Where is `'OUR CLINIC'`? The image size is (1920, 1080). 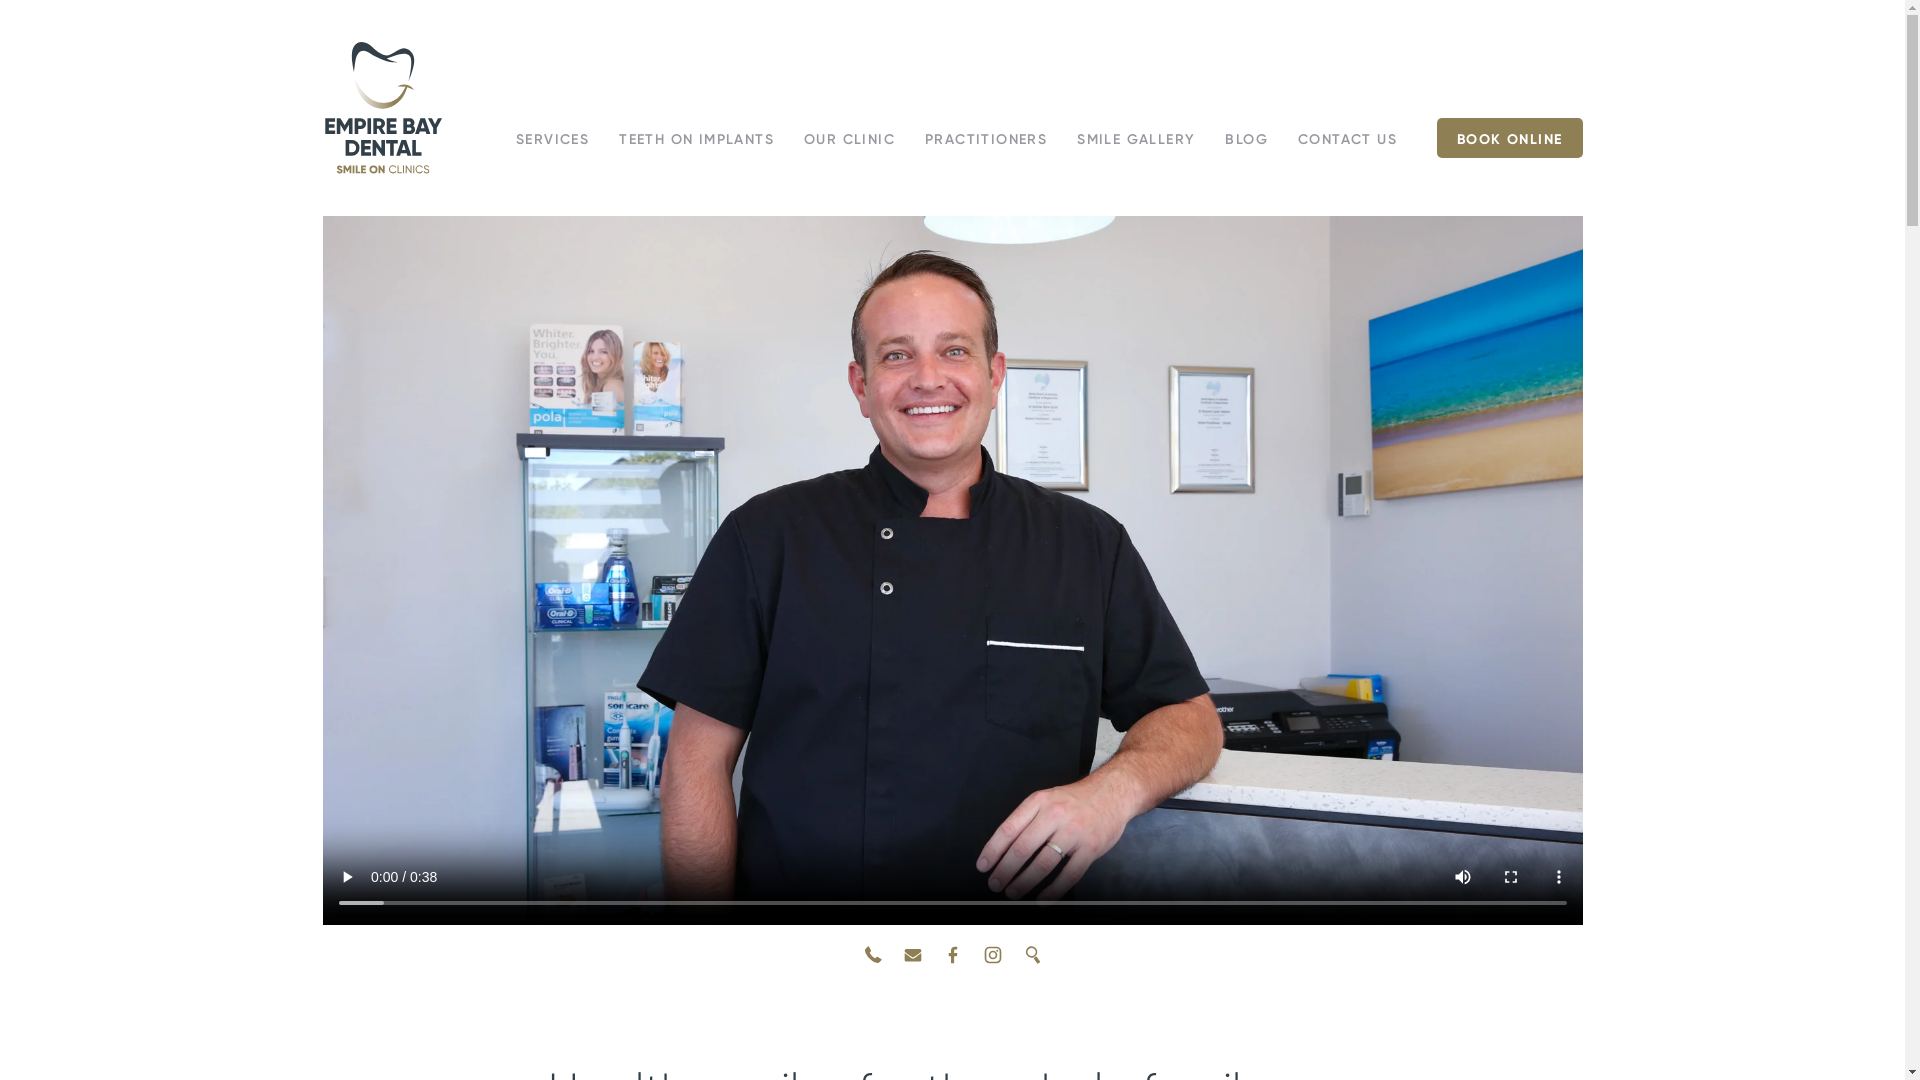 'OUR CLINIC' is located at coordinates (849, 138).